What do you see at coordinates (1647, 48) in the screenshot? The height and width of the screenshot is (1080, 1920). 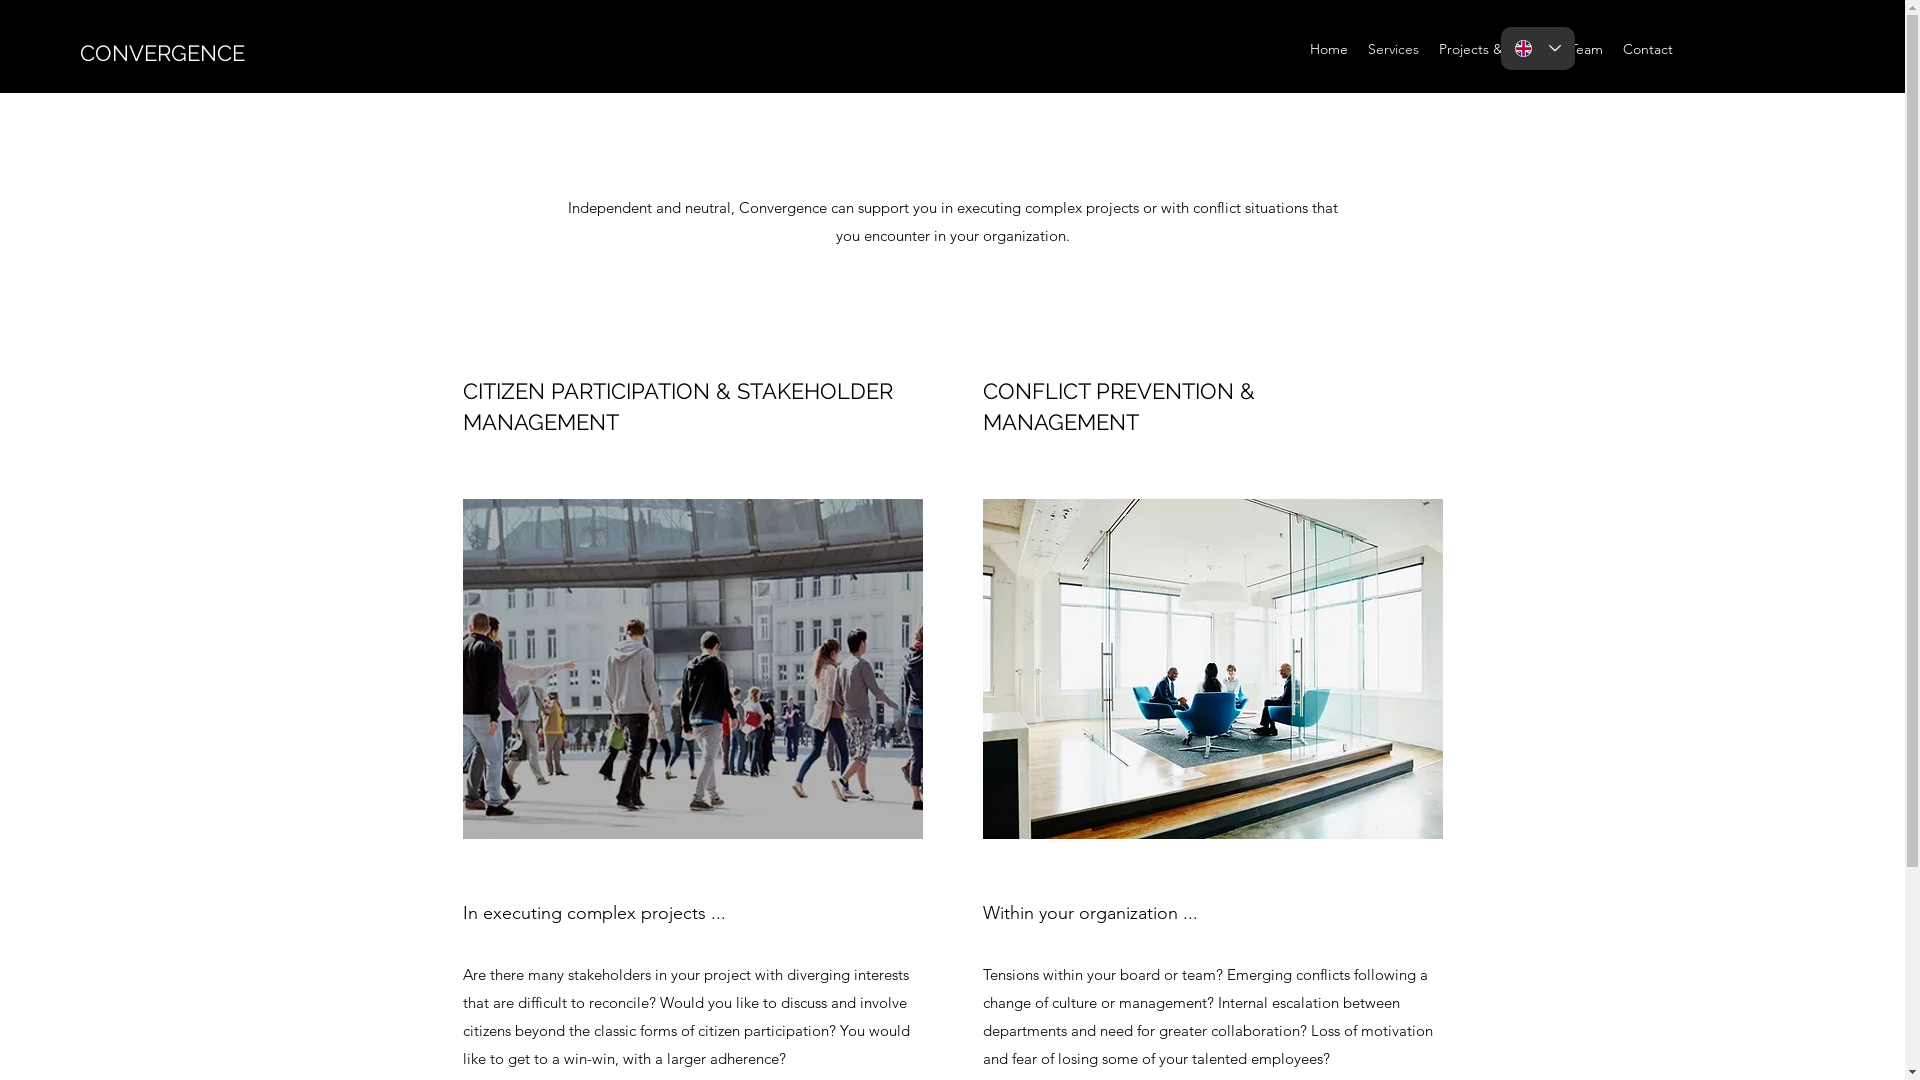 I see `'Contact'` at bounding box center [1647, 48].